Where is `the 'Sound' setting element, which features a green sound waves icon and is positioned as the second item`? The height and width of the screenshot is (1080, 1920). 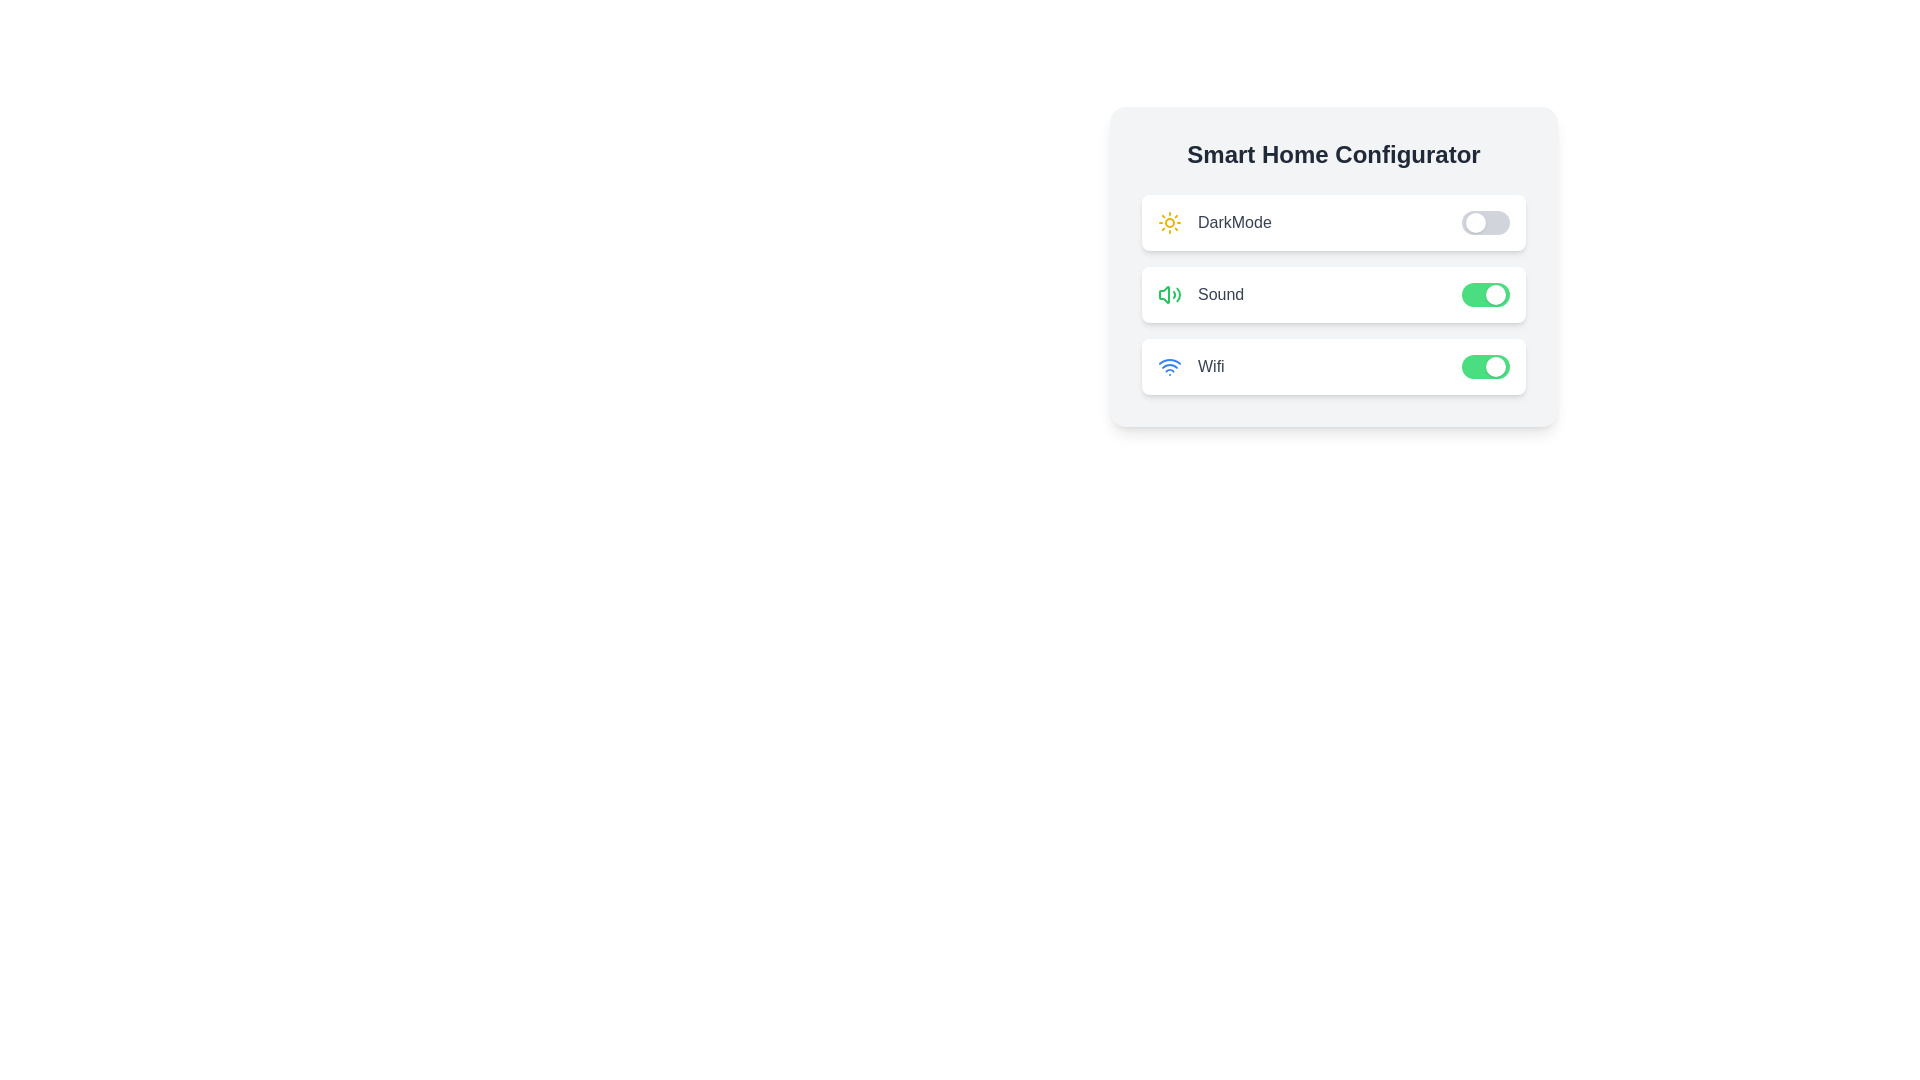 the 'Sound' setting element, which features a green sound waves icon and is positioned as the second item is located at coordinates (1200, 294).